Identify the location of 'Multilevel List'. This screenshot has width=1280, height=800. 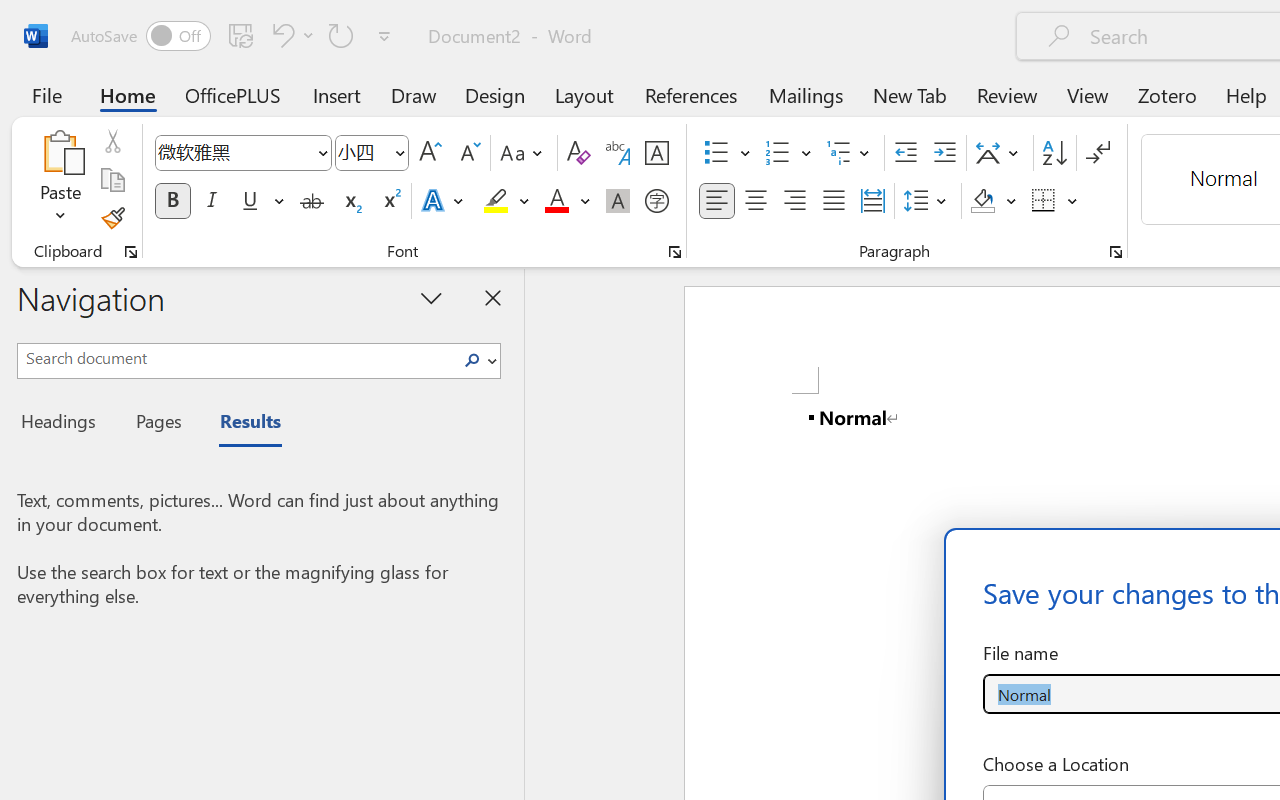
(850, 153).